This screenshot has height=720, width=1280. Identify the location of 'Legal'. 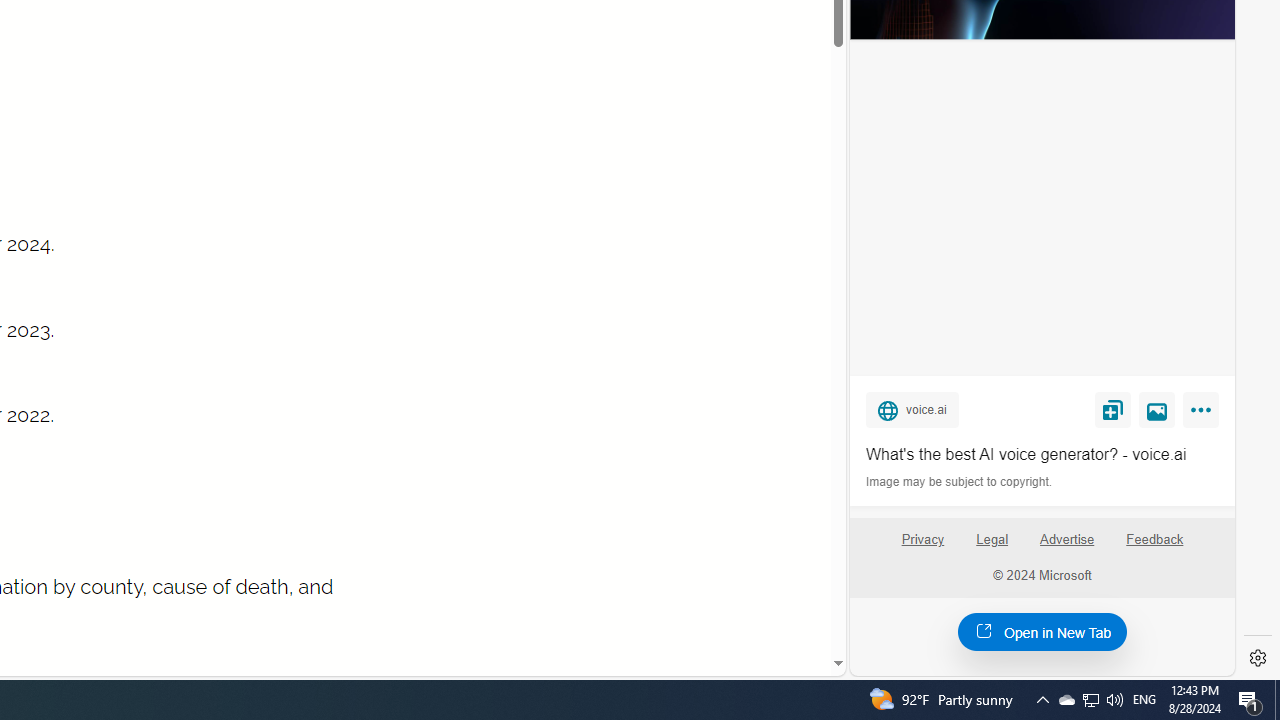
(992, 547).